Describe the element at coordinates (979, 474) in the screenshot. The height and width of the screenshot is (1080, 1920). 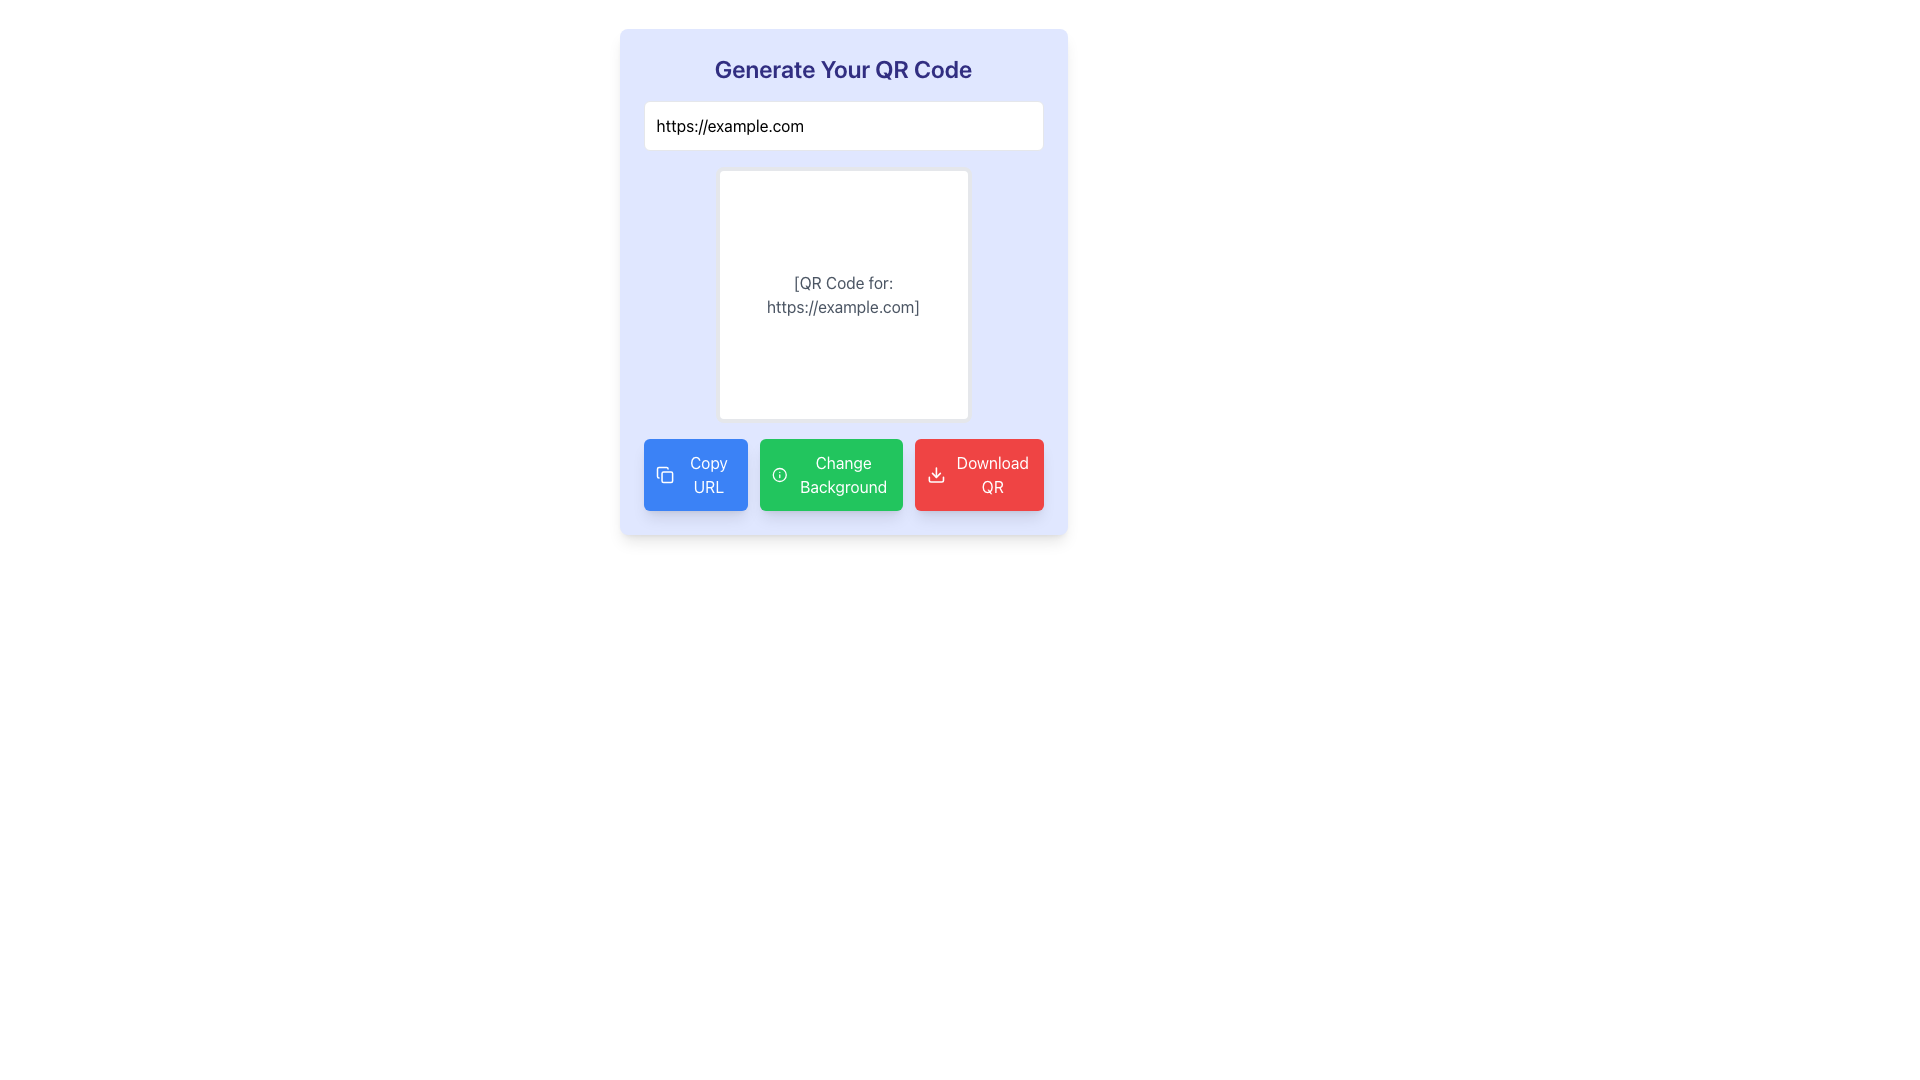
I see `the rightmost button in a row of three buttons that allows users to download the QR code, located at the bottom part of the interface` at that location.